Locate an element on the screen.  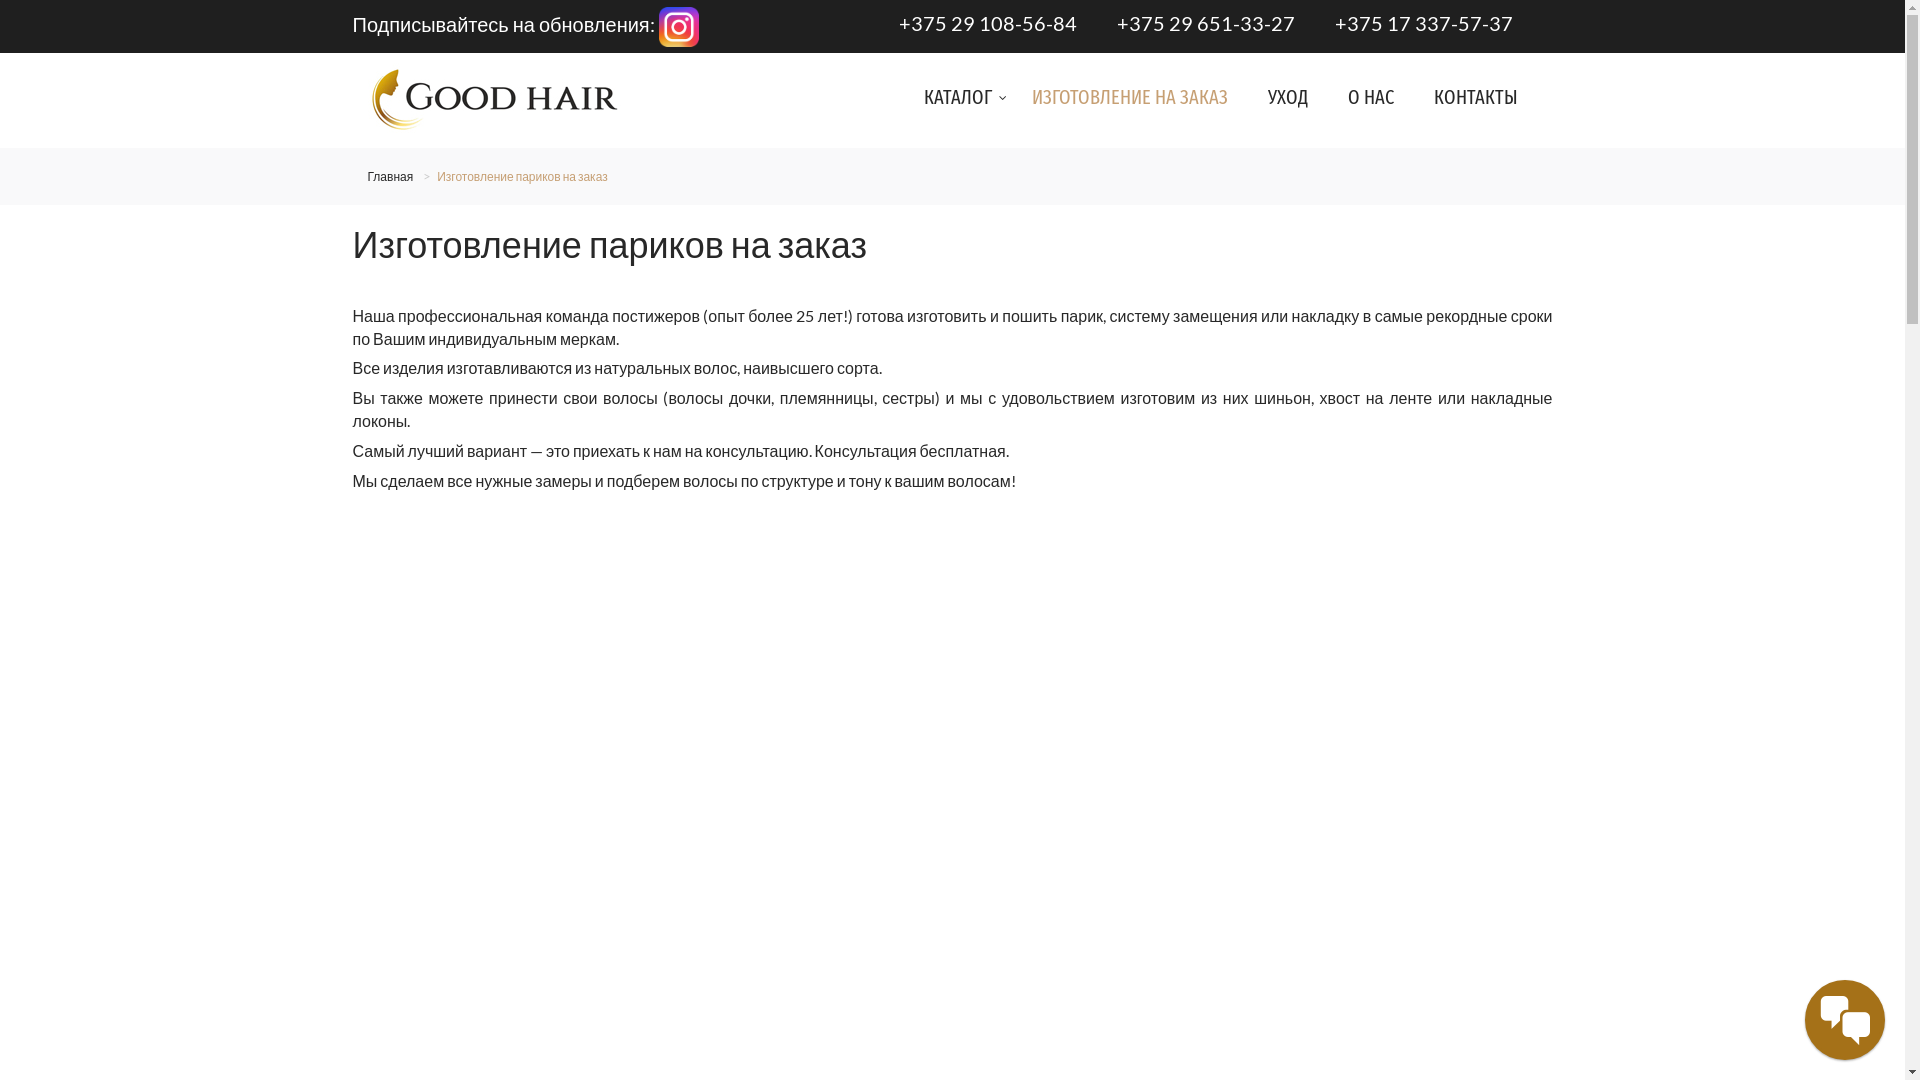
'+375 29 651-33-27' is located at coordinates (1115, 23).